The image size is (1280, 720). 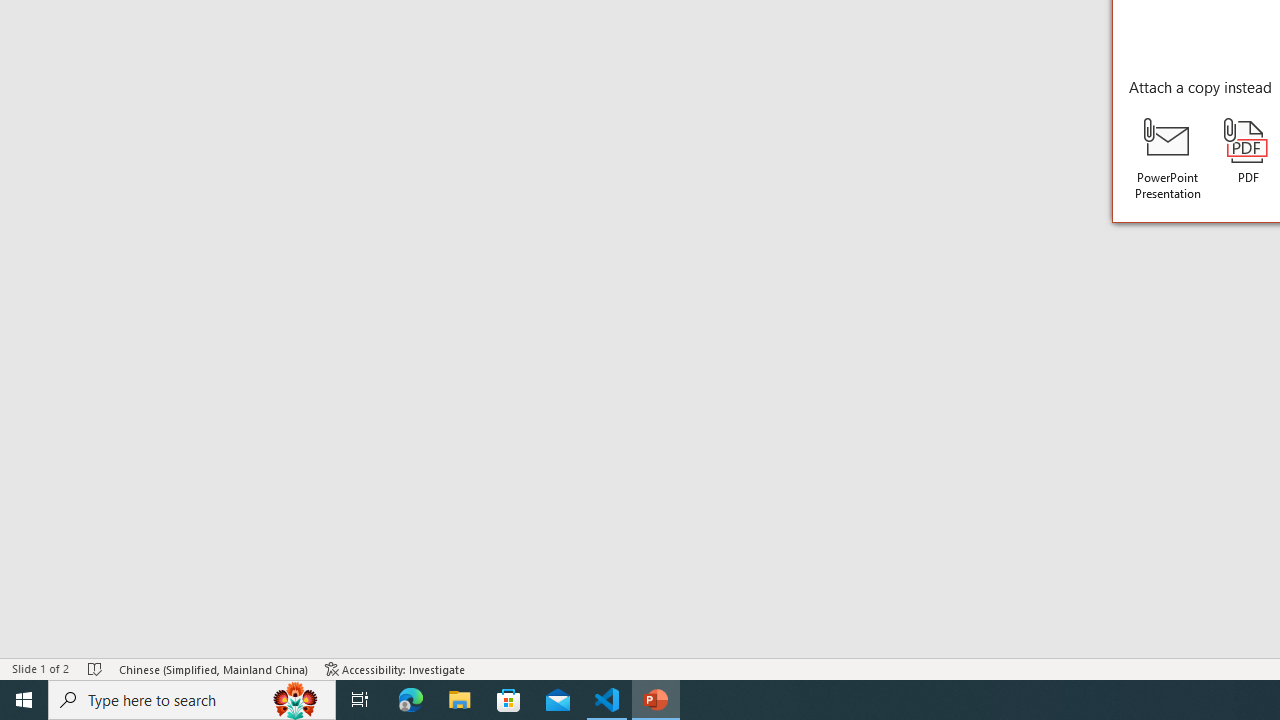 What do you see at coordinates (410, 698) in the screenshot?
I see `'Microsoft Edge'` at bounding box center [410, 698].